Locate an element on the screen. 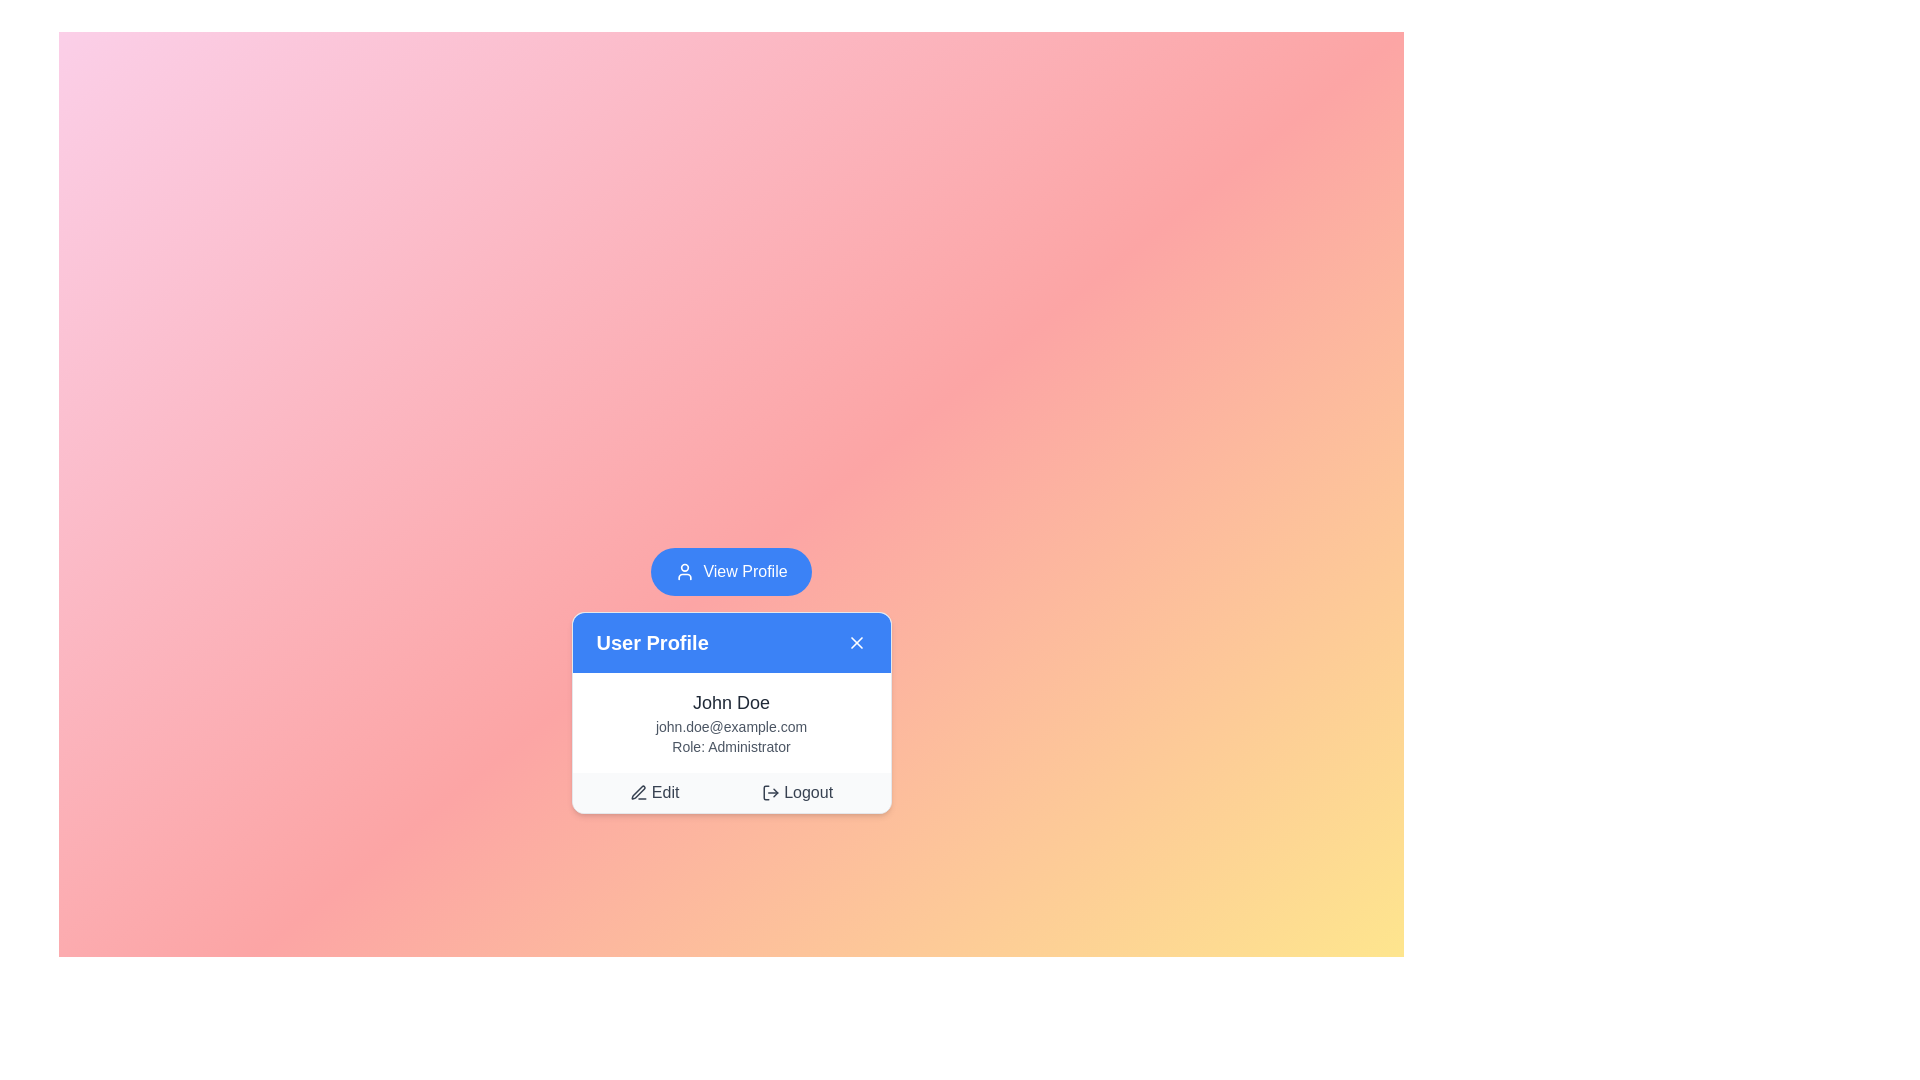  the SVG icon element that resembles a pen, which is positioned to the far left of the icon group in the user profile card, adjacent to the 'Edit' label is located at coordinates (637, 791).